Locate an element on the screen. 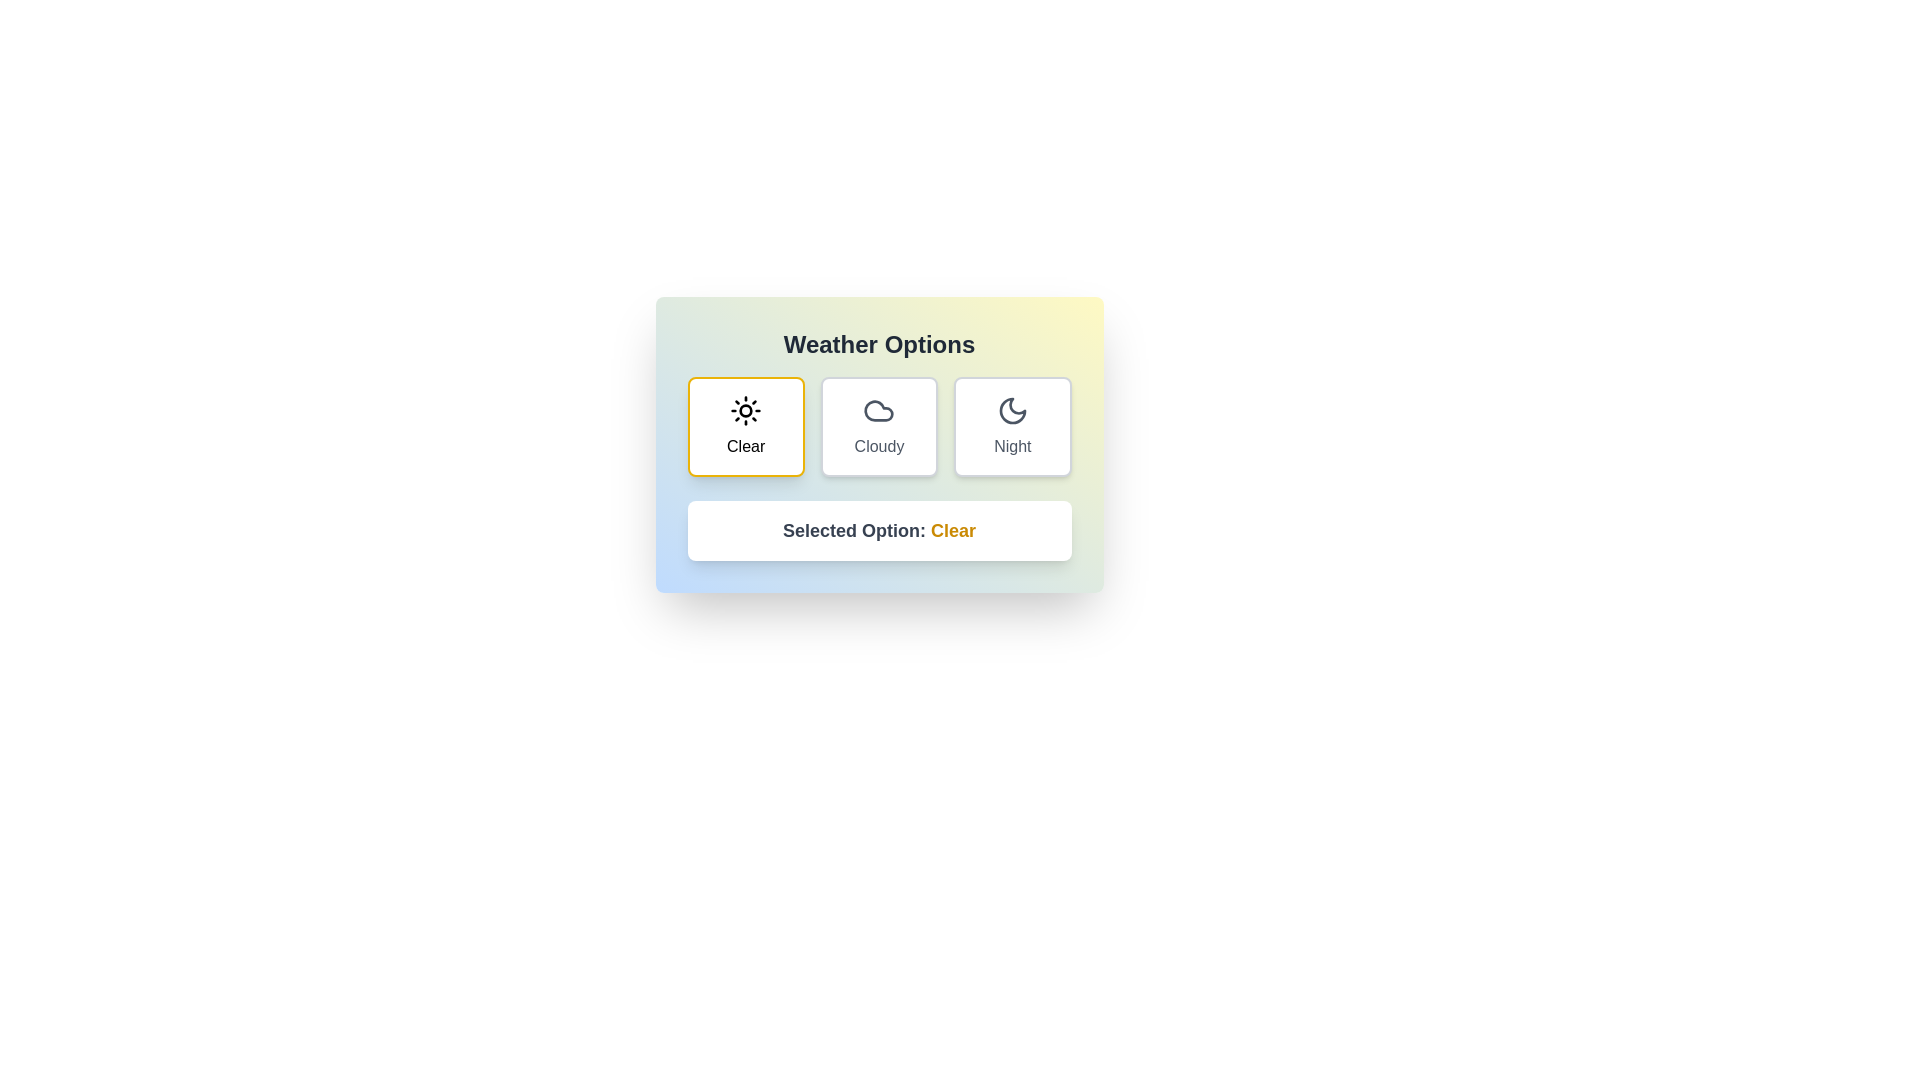 The image size is (1920, 1080). the text label for the 'Night' weather option, which is centrally placed within the rightmost card of a three-card horizontal layout is located at coordinates (1012, 446).